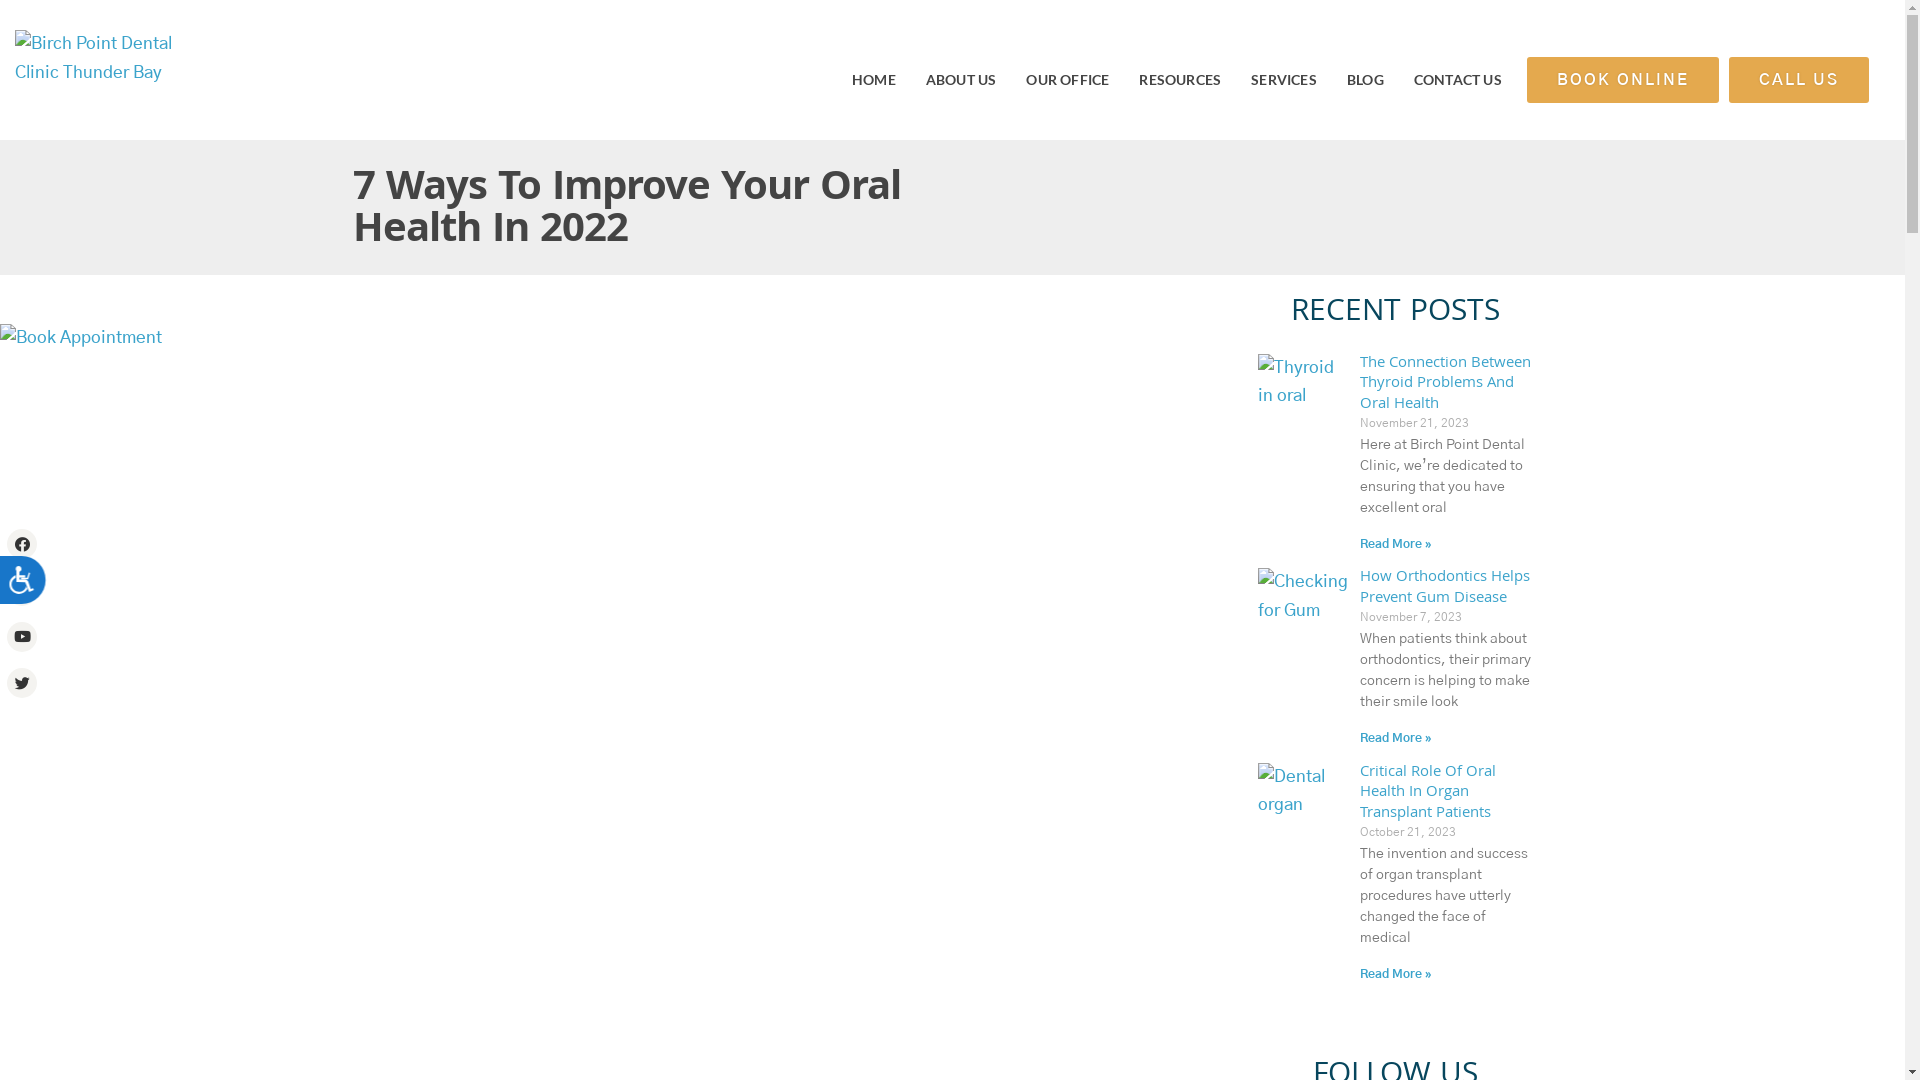 Image resolution: width=1920 pixels, height=1080 pixels. Describe the element at coordinates (1283, 78) in the screenshot. I see `'SERVICES'` at that location.